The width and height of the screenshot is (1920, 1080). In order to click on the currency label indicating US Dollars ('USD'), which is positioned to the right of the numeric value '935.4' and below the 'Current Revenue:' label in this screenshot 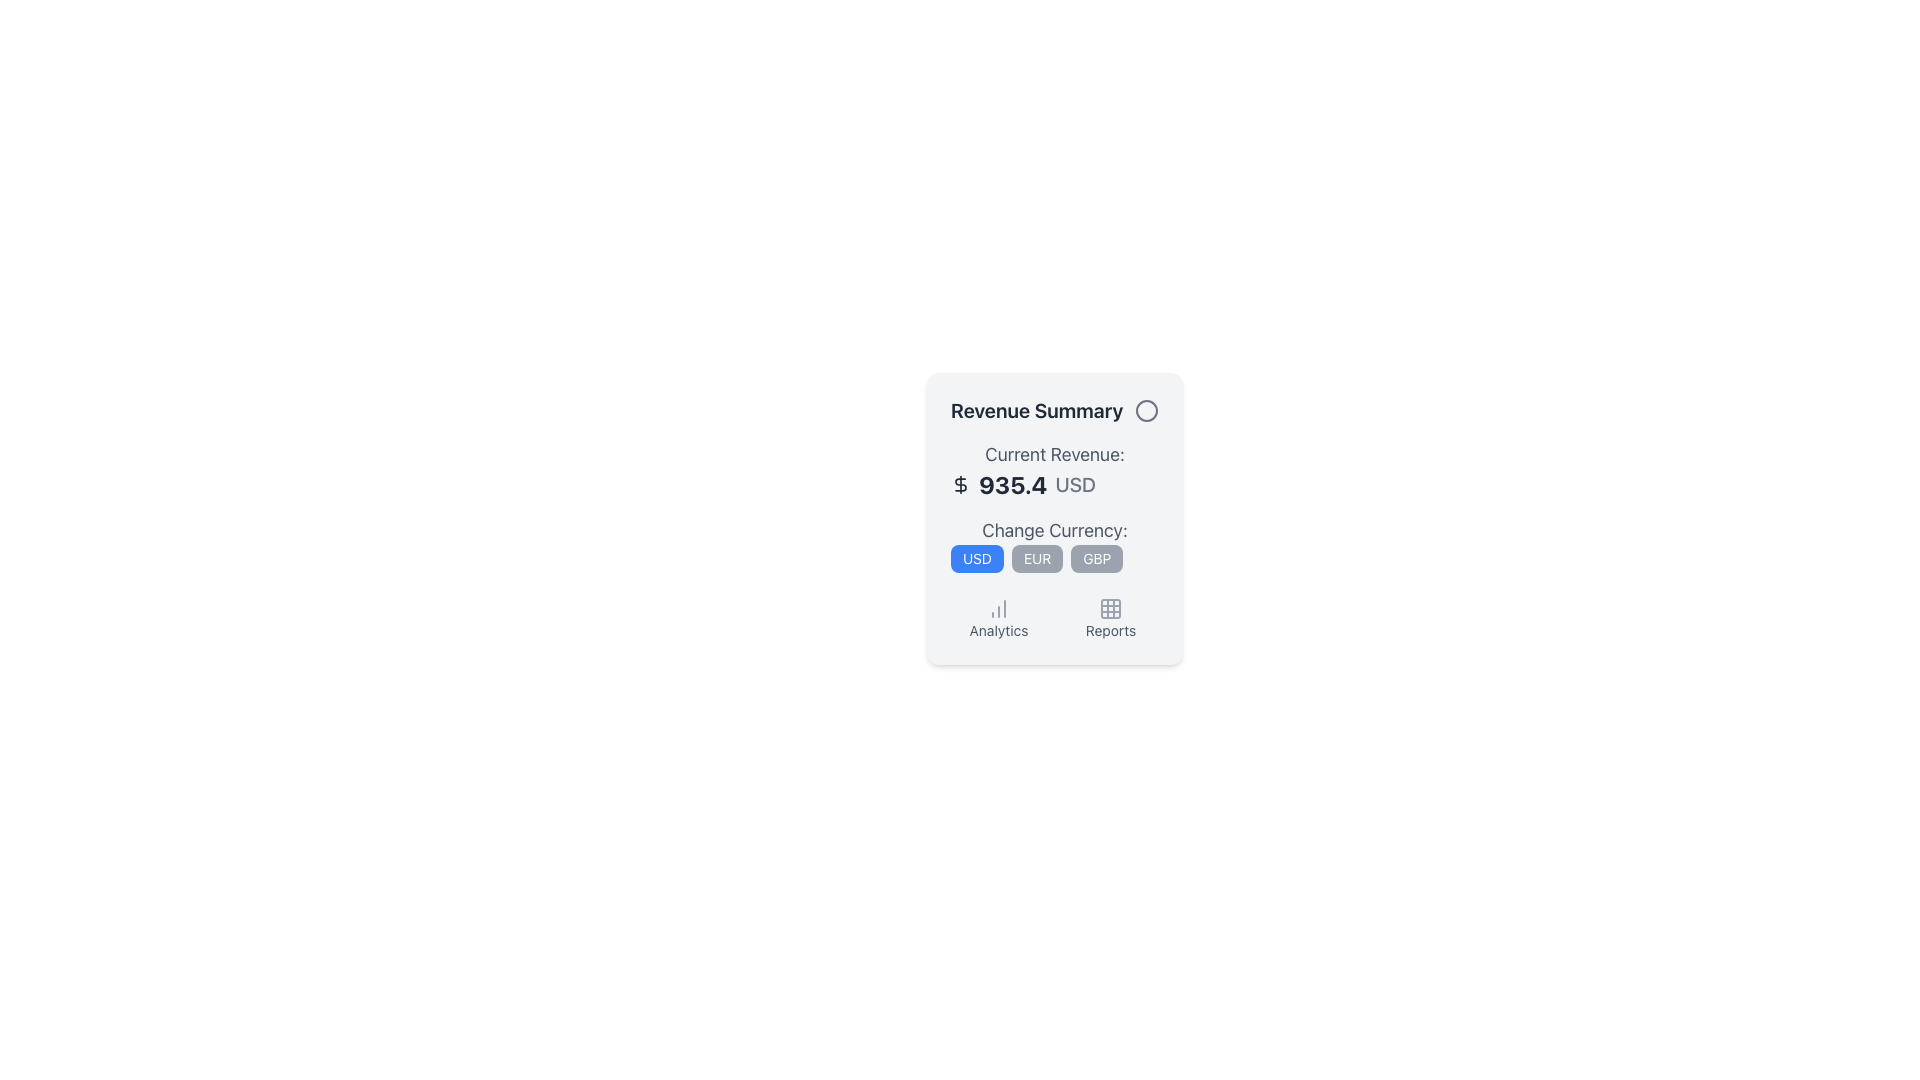, I will do `click(1074, 485)`.